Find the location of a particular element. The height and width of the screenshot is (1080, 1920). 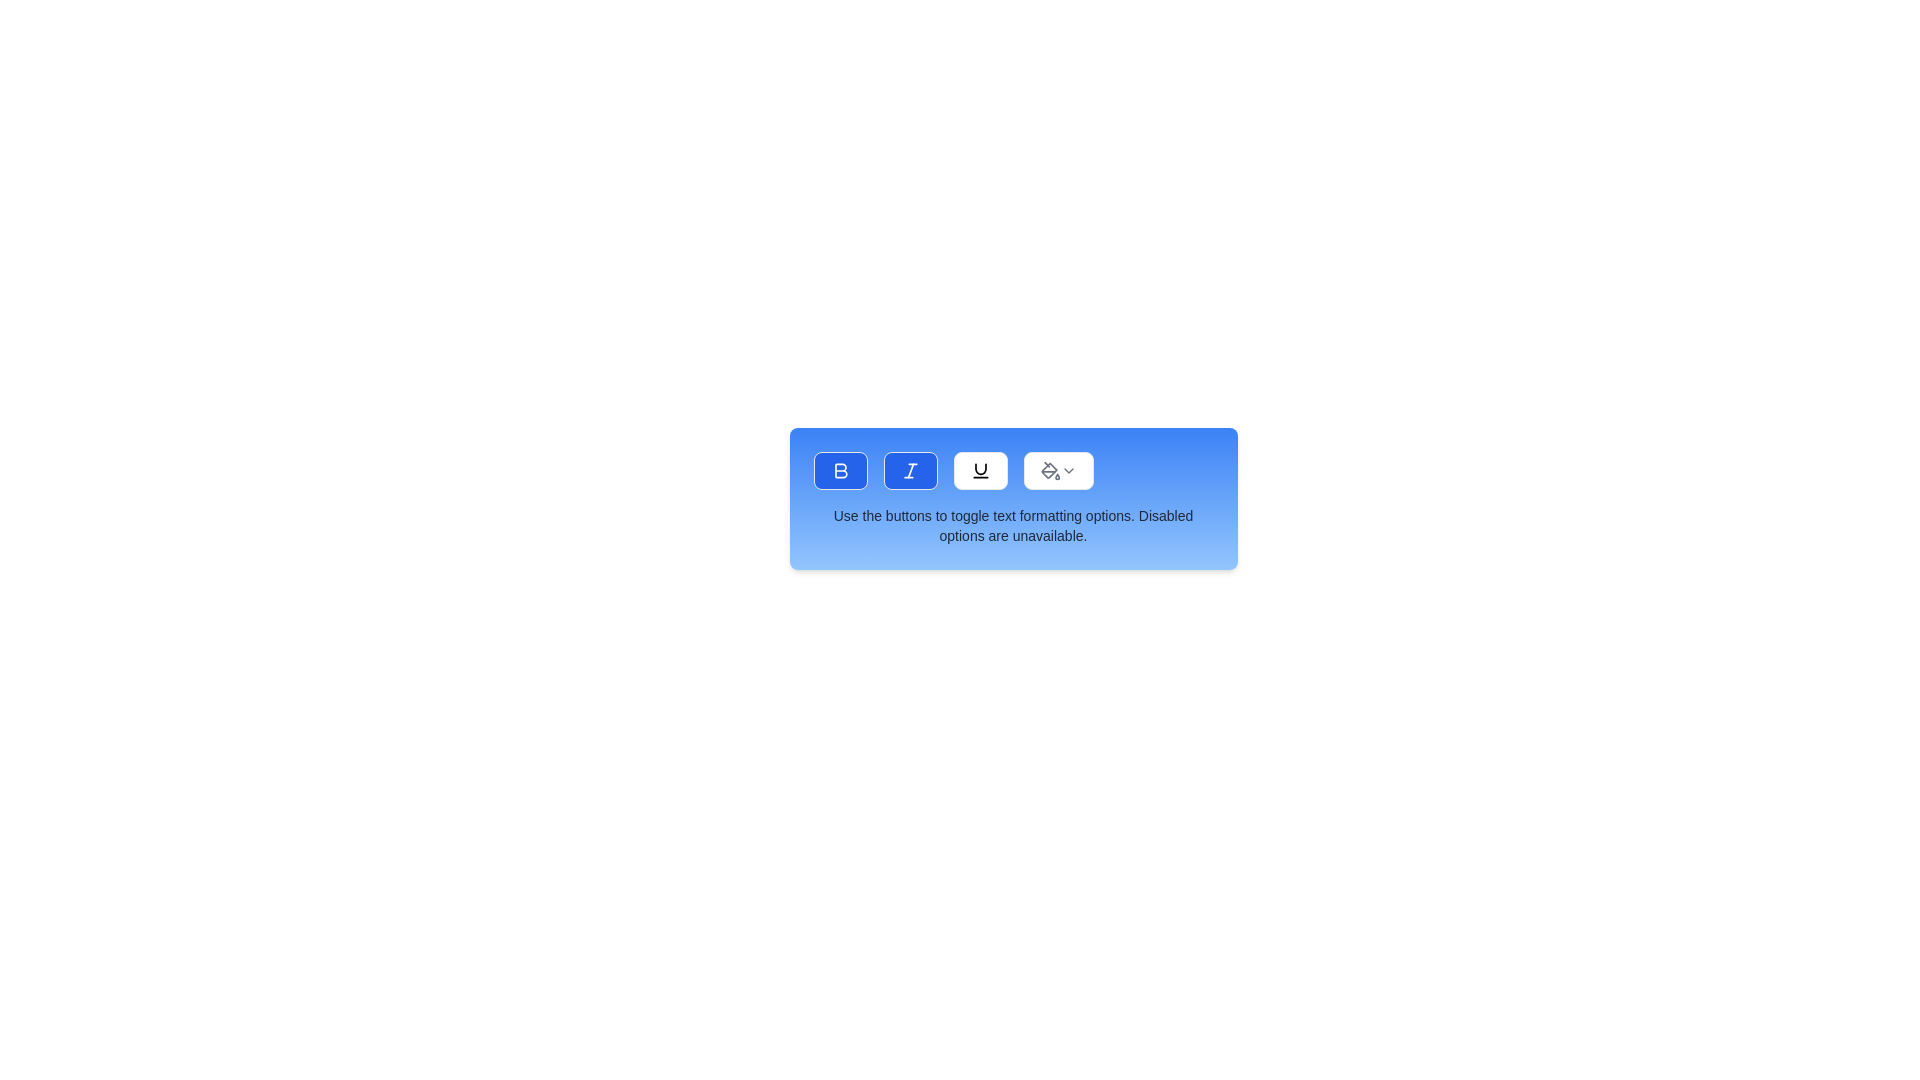

the underline formatting icon located within the third button from the left in the horizontal toolbar is located at coordinates (980, 469).